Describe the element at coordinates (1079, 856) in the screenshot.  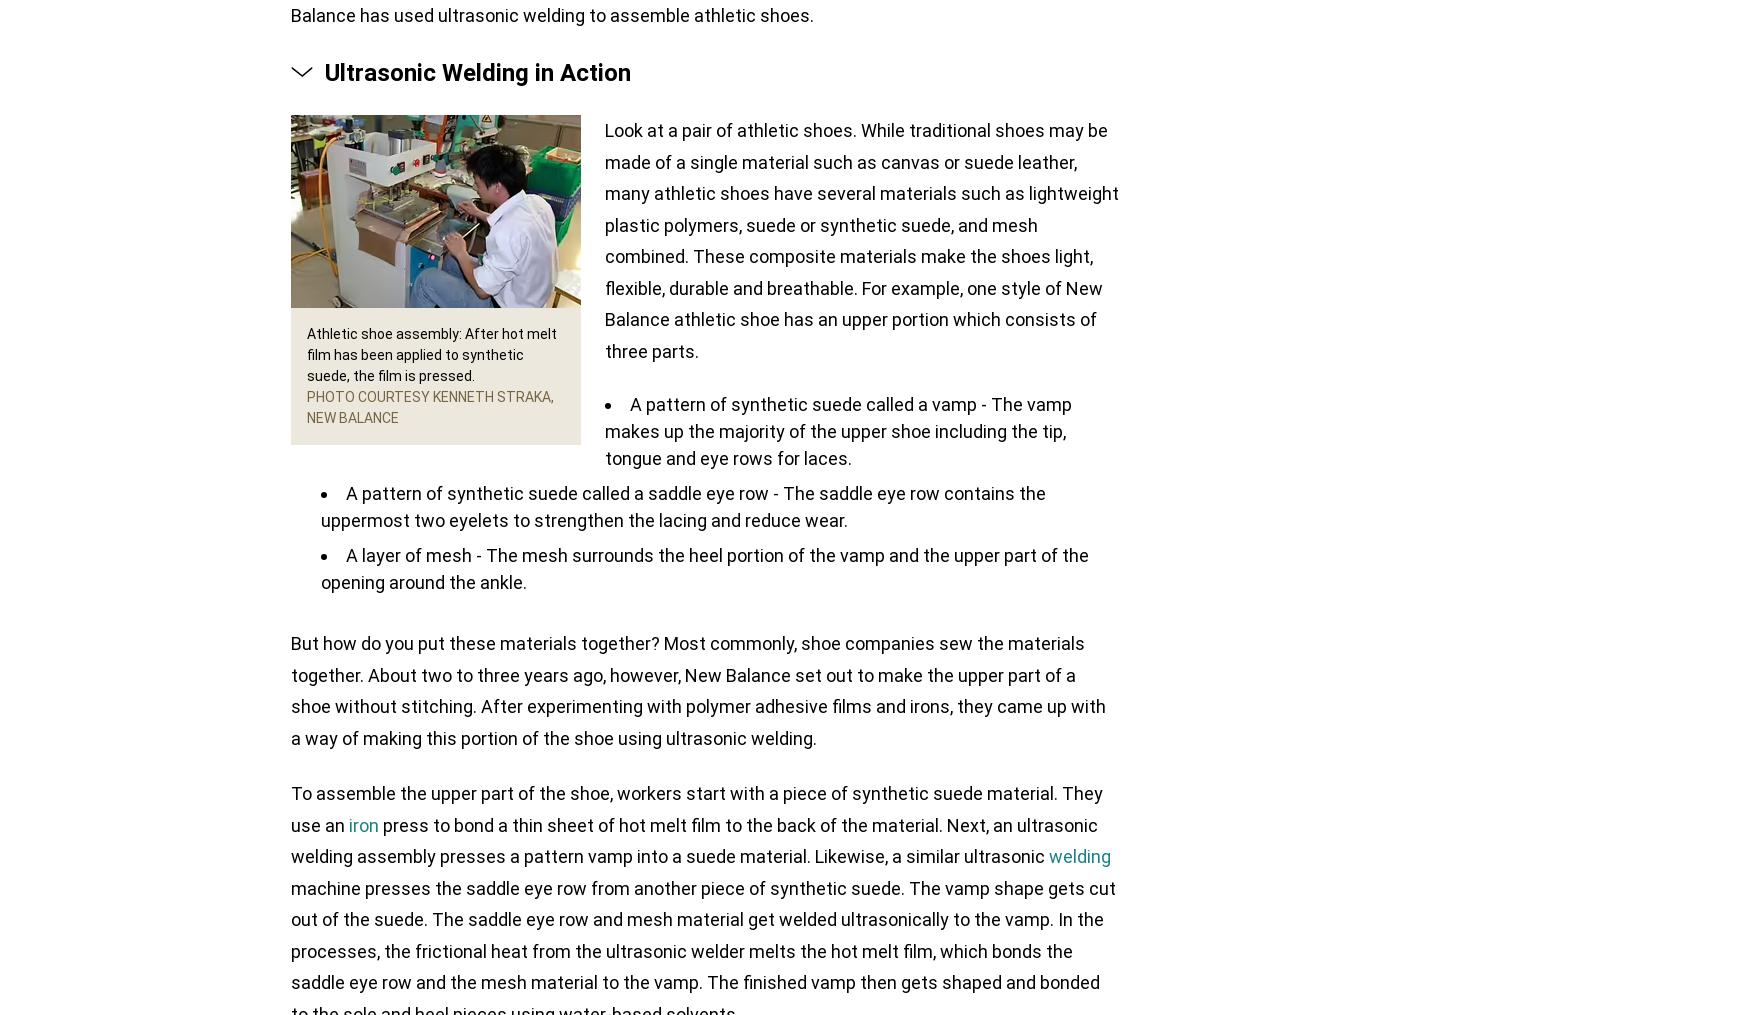
I see `'welding'` at that location.